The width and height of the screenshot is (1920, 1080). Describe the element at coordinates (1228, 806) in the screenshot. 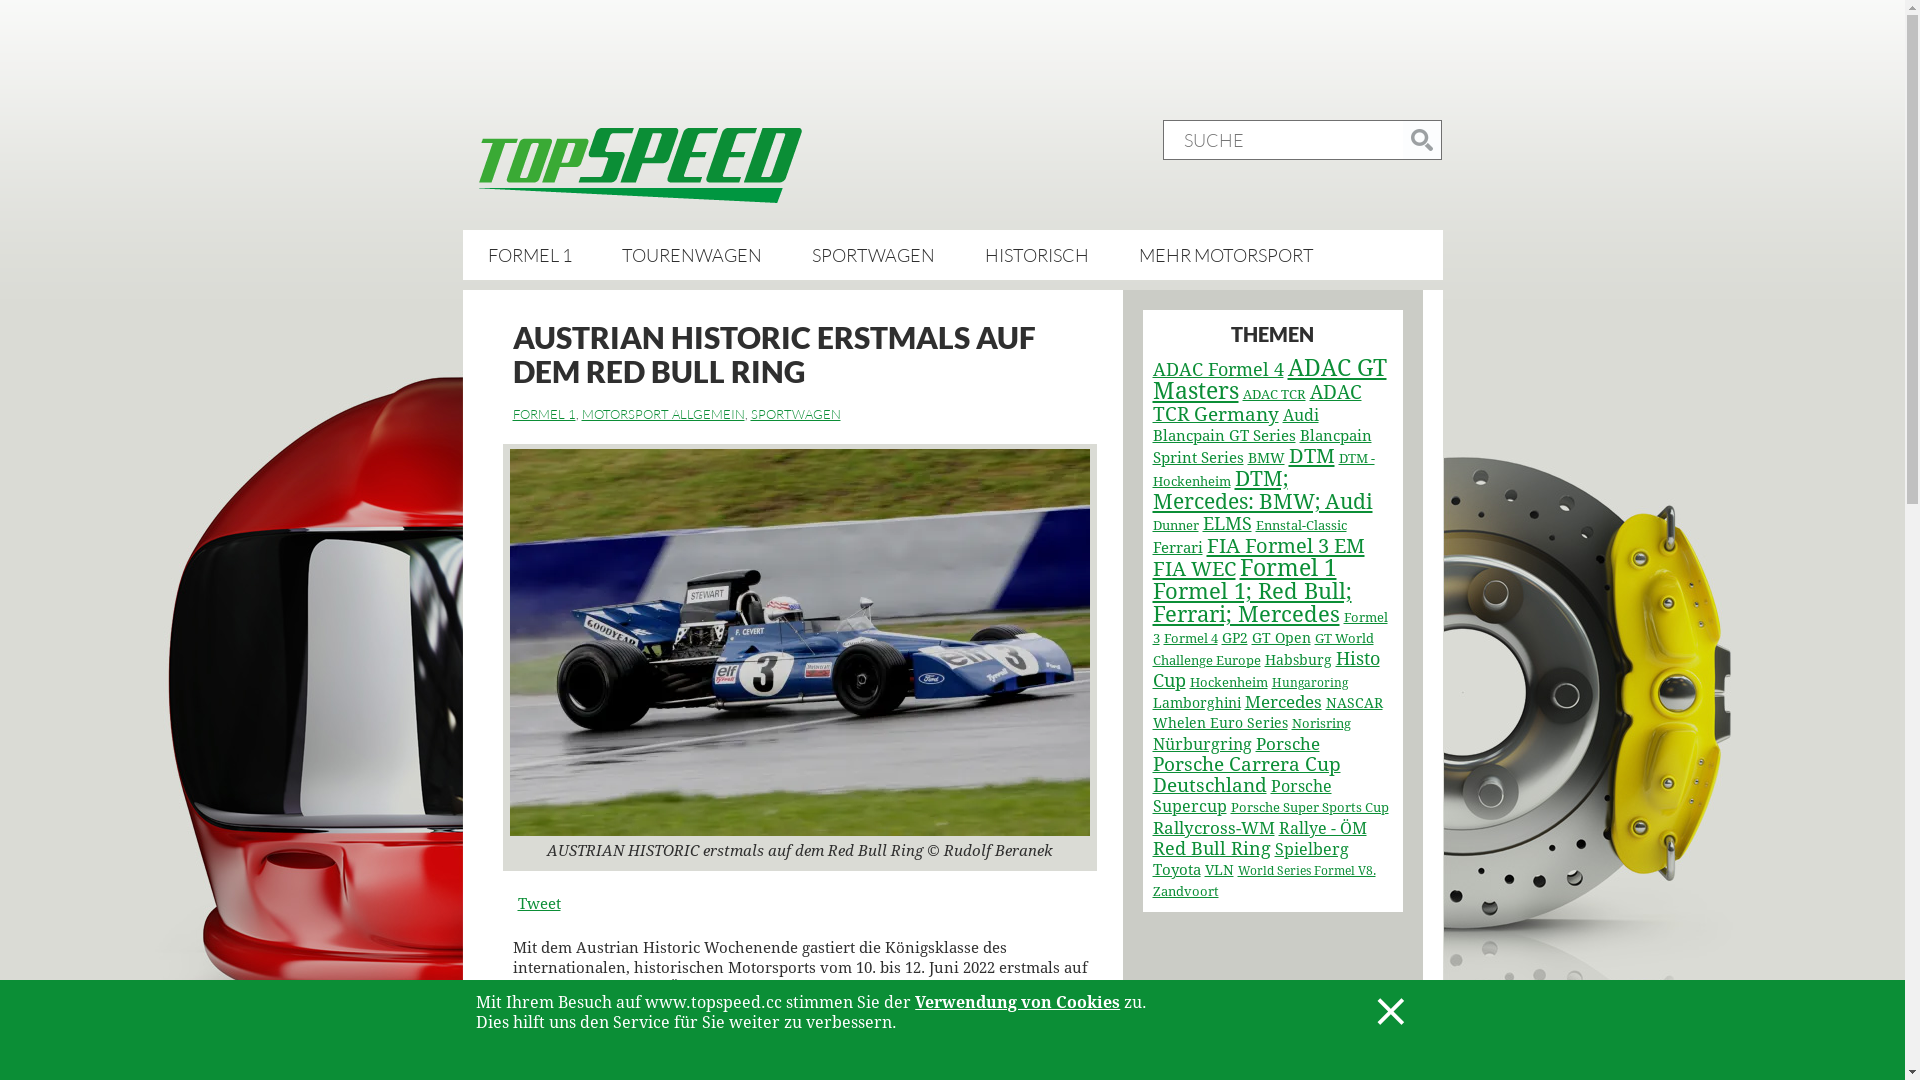

I see `'Porsche Super Sports Cup'` at that location.